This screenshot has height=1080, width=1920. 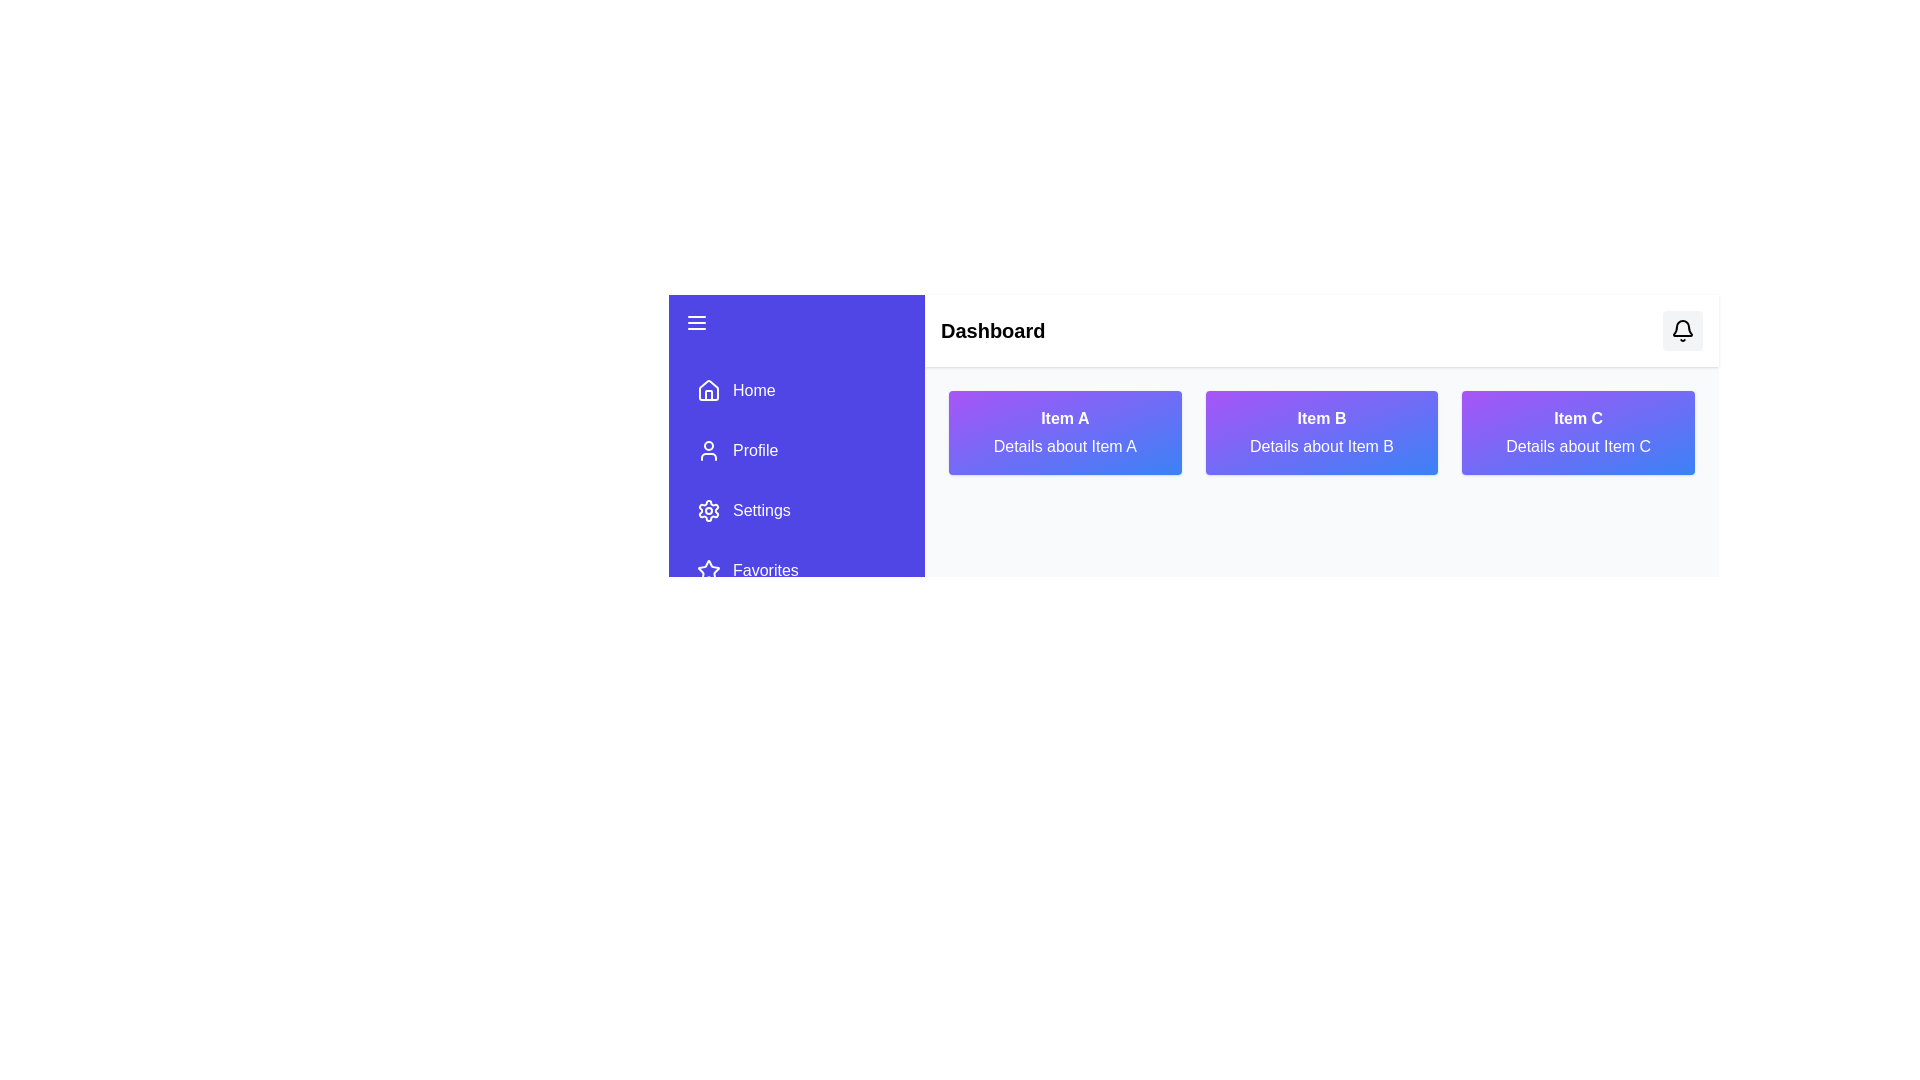 I want to click on the first informational card related to 'Item A' in the grid layout, positioned to the left of 'Item B' and 'Item C', so click(x=1064, y=431).